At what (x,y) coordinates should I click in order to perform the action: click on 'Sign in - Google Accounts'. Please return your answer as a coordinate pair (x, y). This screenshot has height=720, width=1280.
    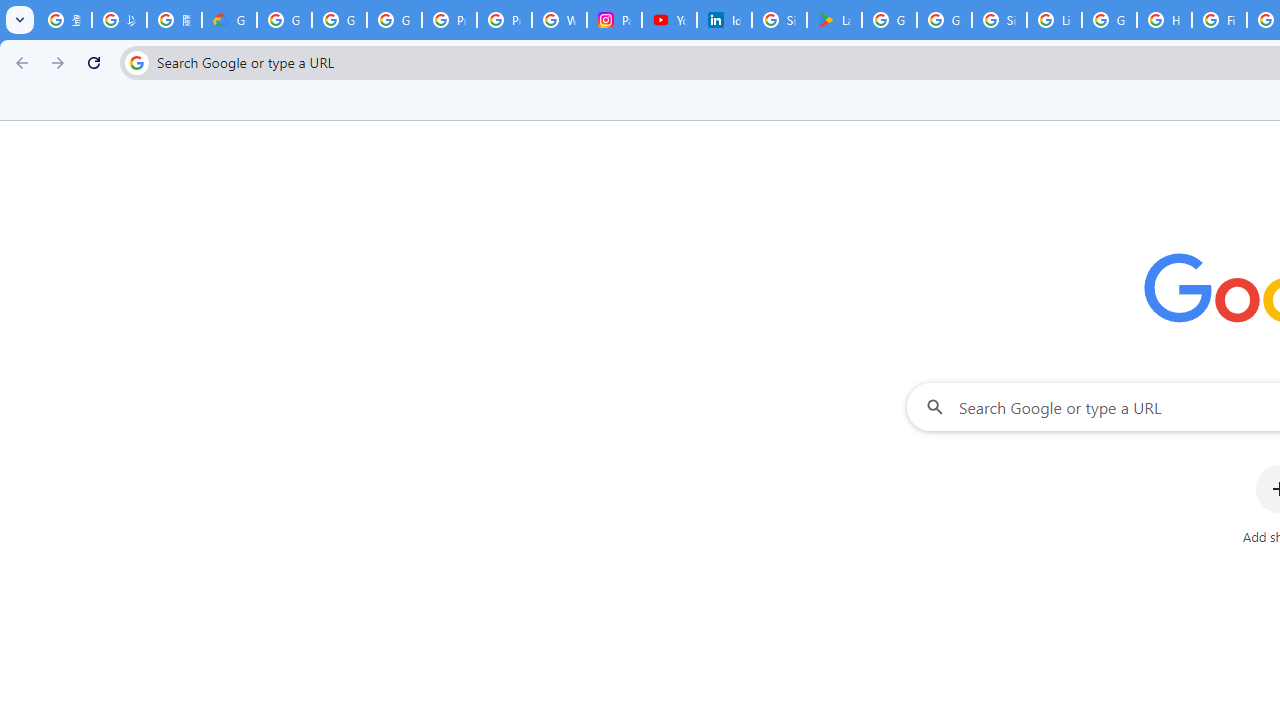
    Looking at the image, I should click on (999, 20).